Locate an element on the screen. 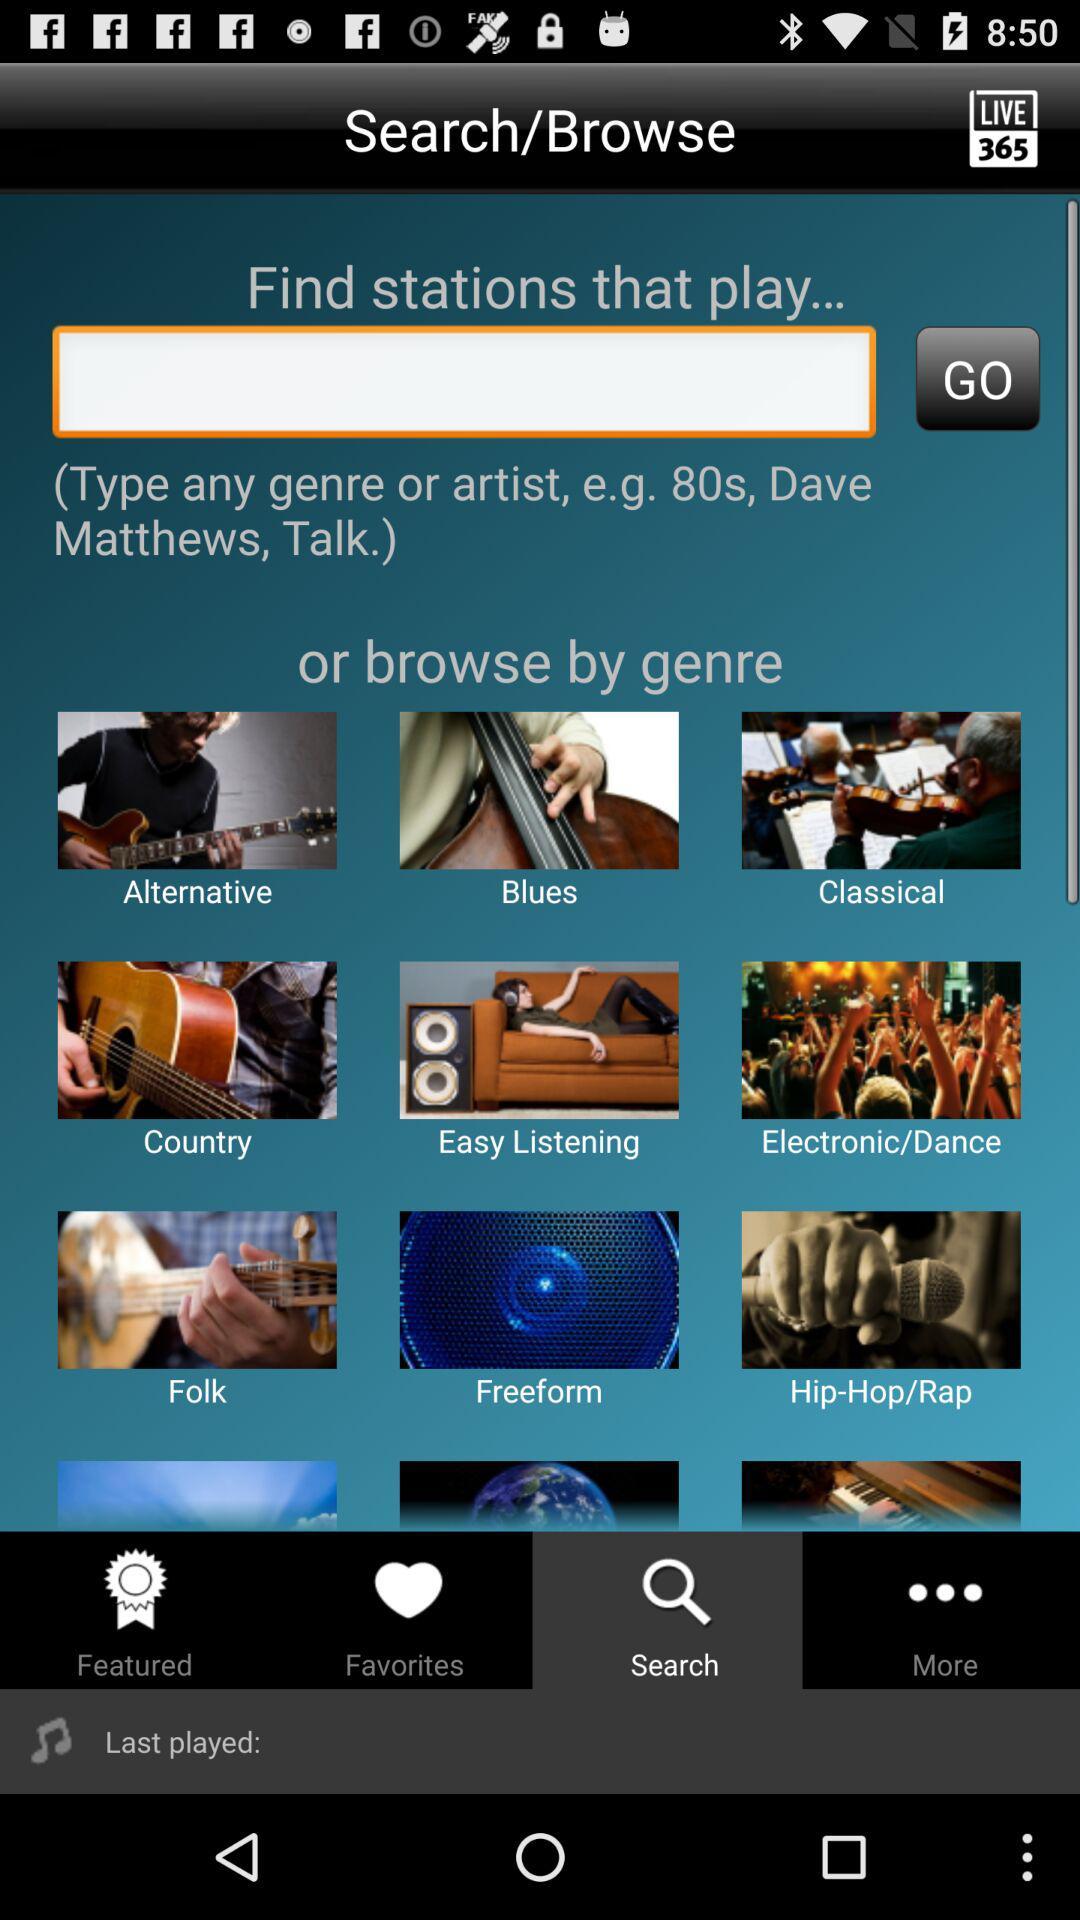  search area is located at coordinates (464, 387).